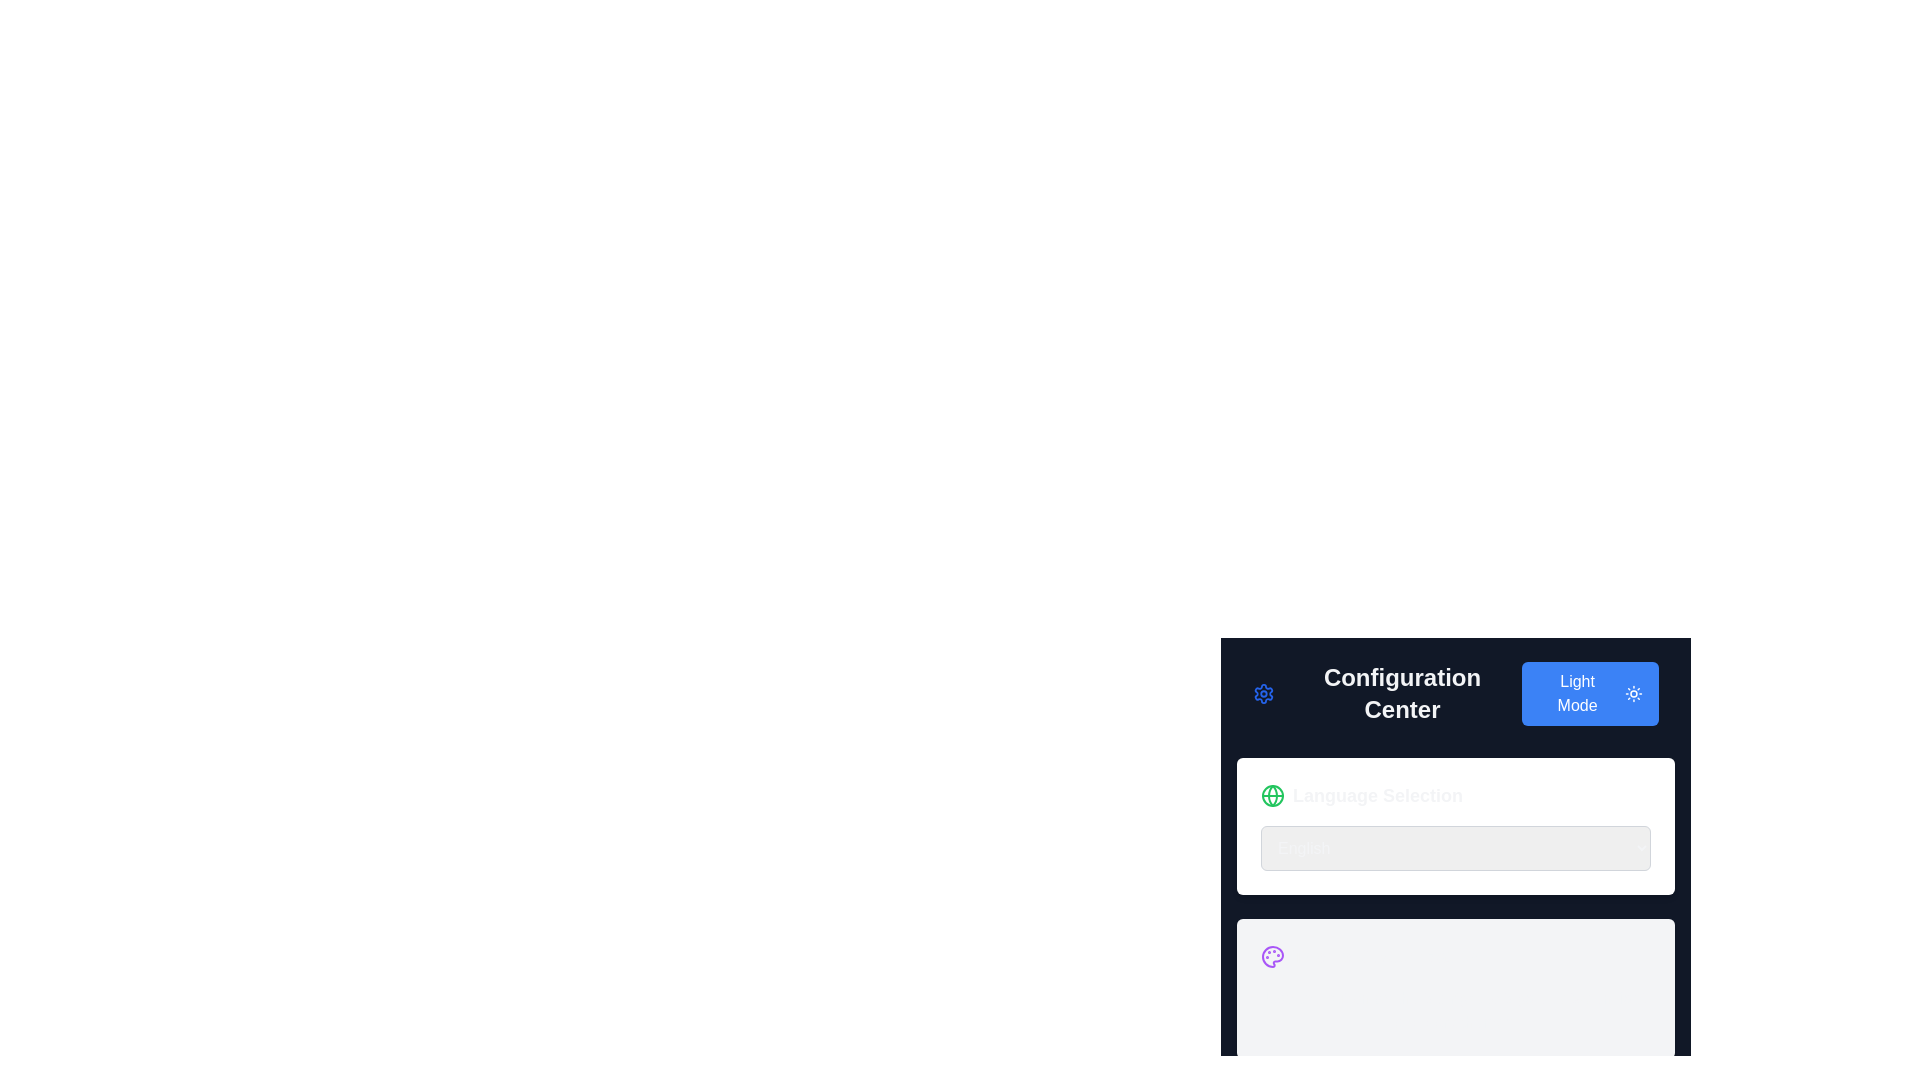 The width and height of the screenshot is (1920, 1080). What do you see at coordinates (1376, 794) in the screenshot?
I see `'Language Selection' label, which is styled with bold and slightly larger font and is located beneath the 'Configuration Center' header, adjacent to a globe icon` at bounding box center [1376, 794].